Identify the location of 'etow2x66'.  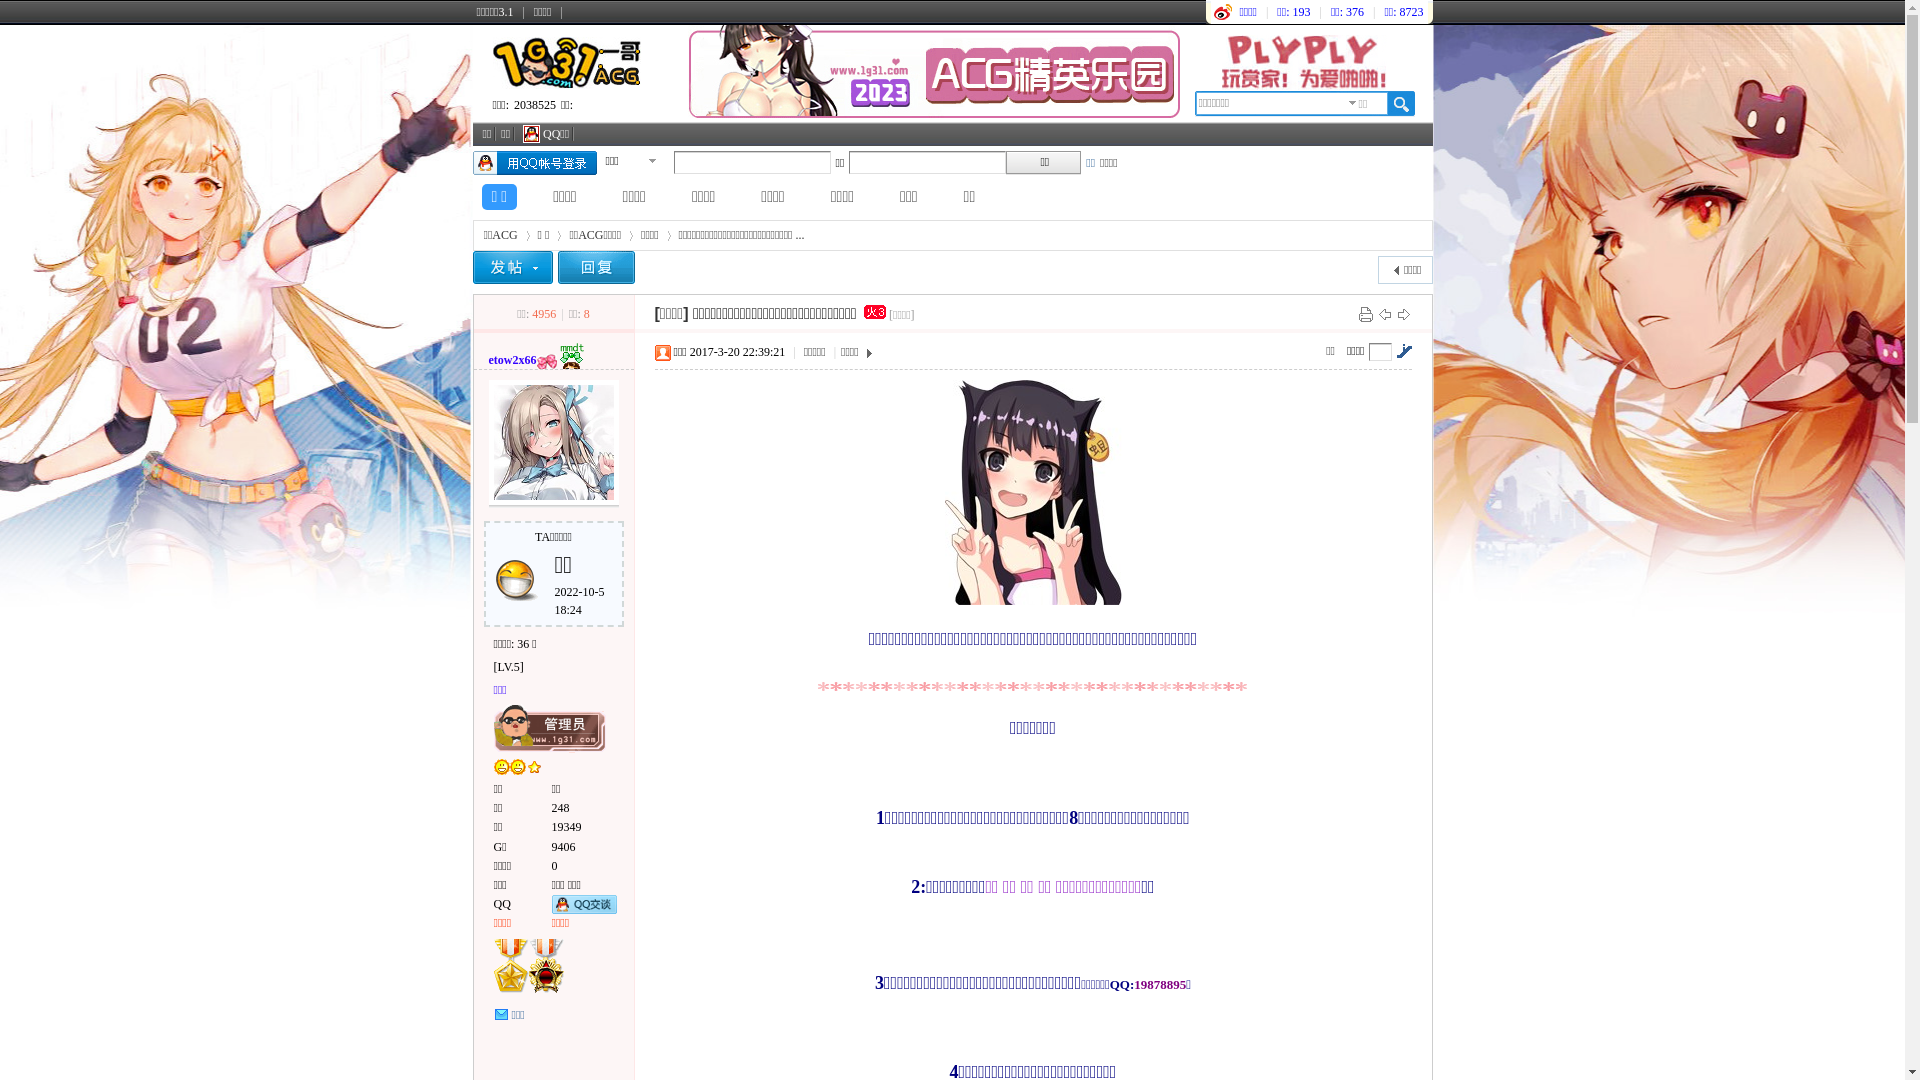
(488, 358).